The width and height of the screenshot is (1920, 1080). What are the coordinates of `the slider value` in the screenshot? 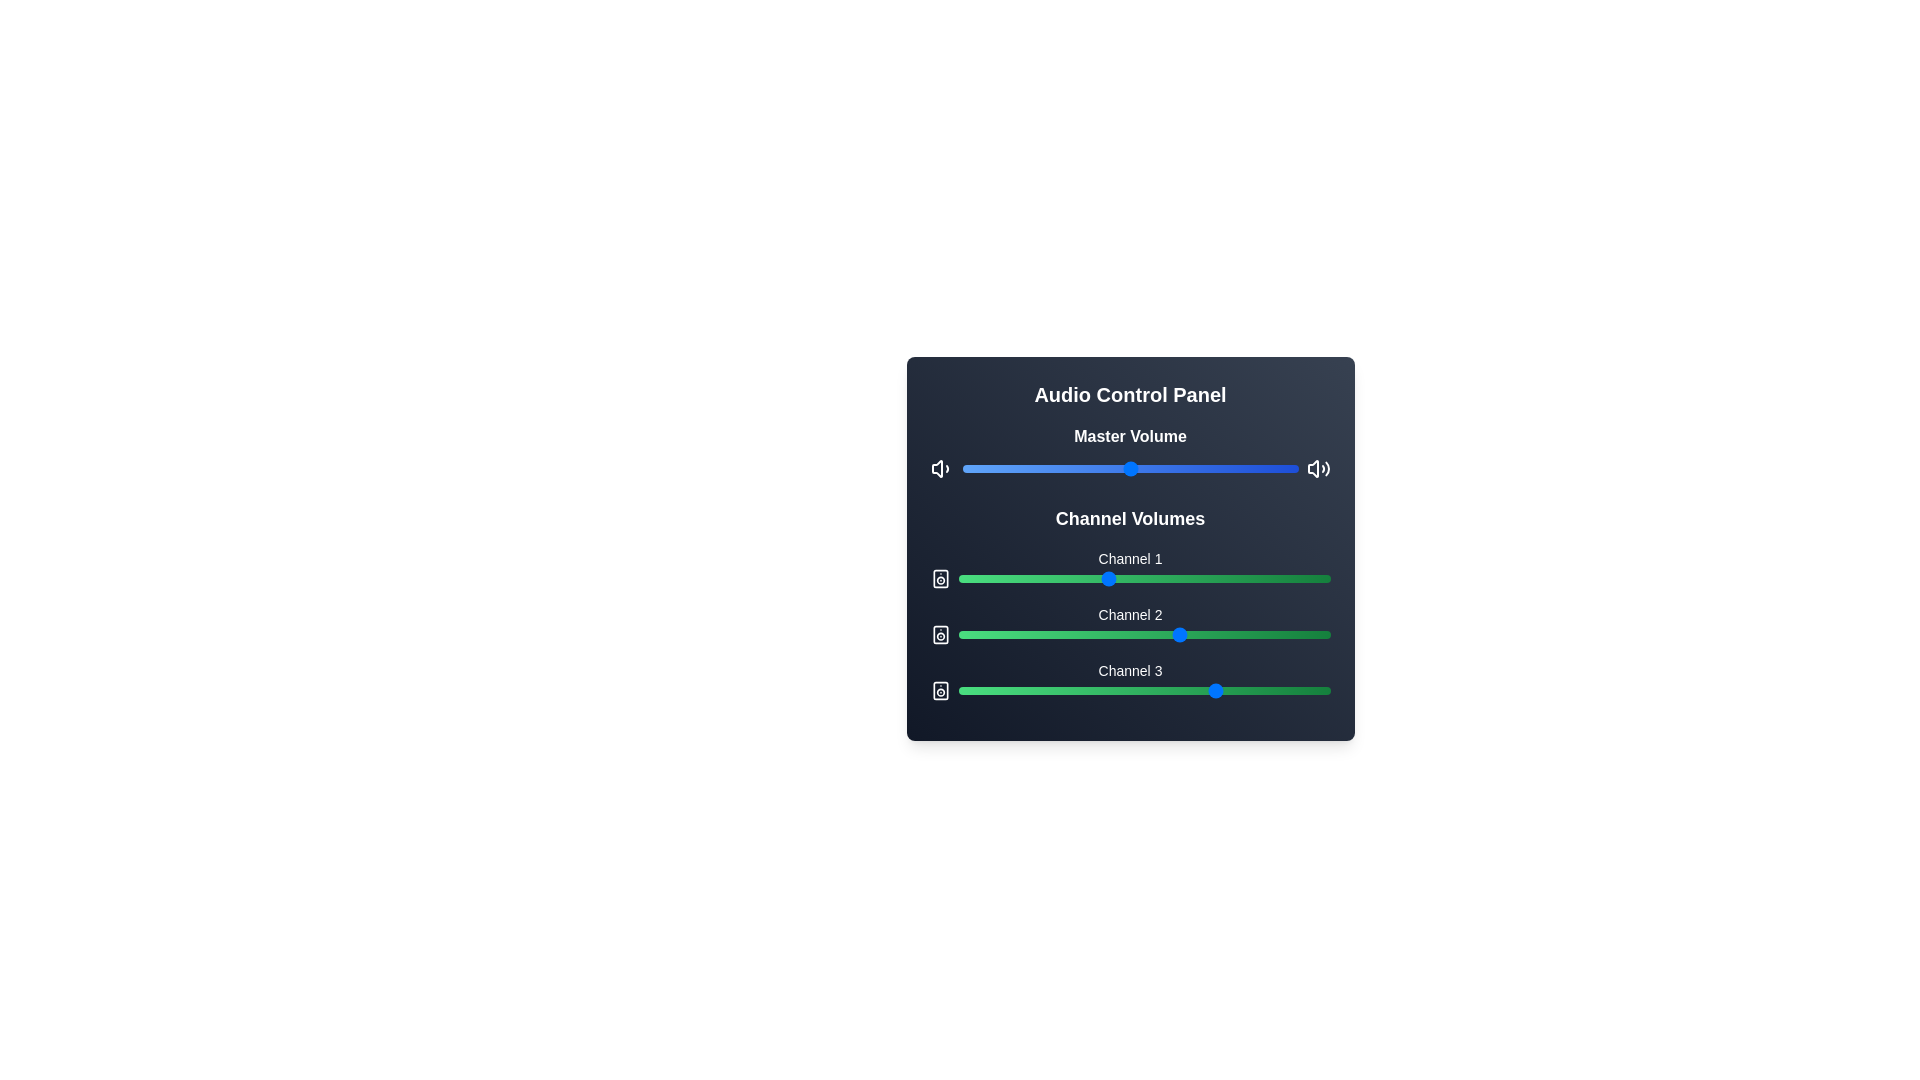 It's located at (1083, 635).